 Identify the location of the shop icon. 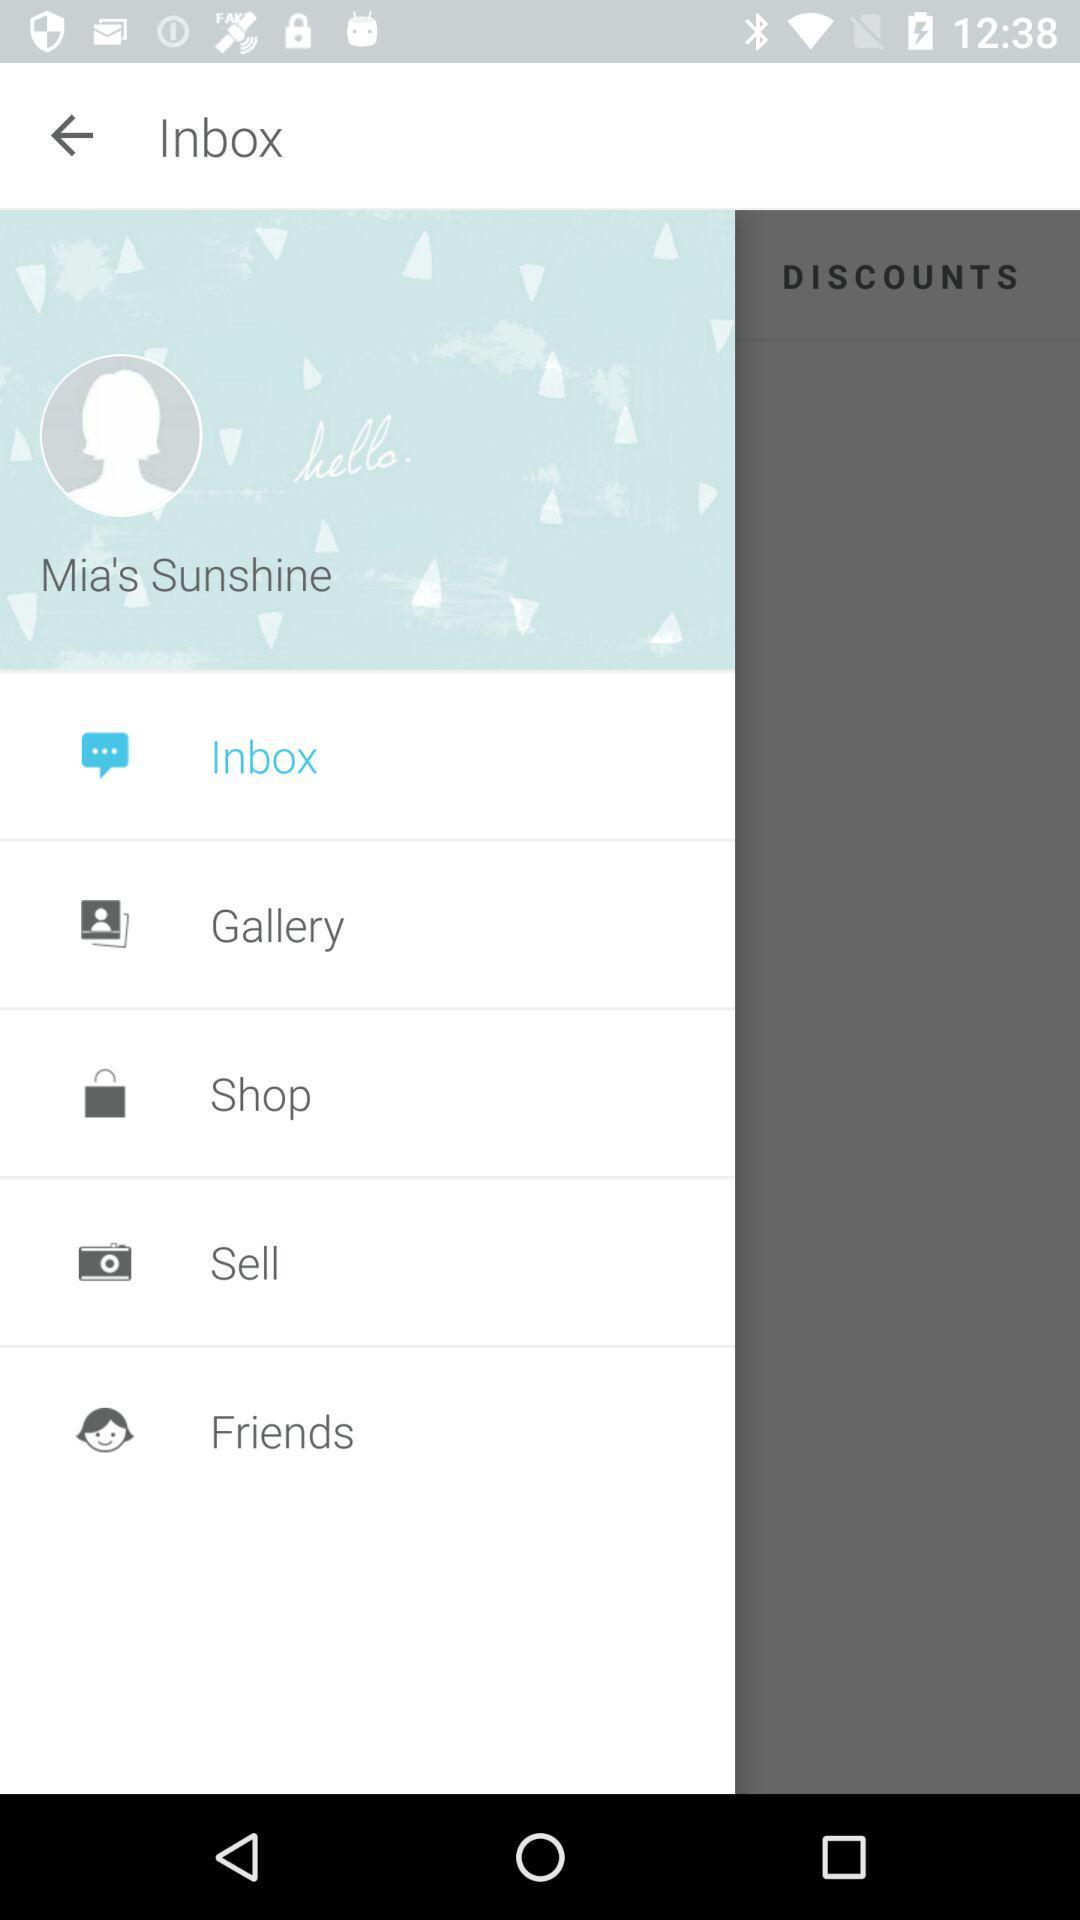
(260, 1092).